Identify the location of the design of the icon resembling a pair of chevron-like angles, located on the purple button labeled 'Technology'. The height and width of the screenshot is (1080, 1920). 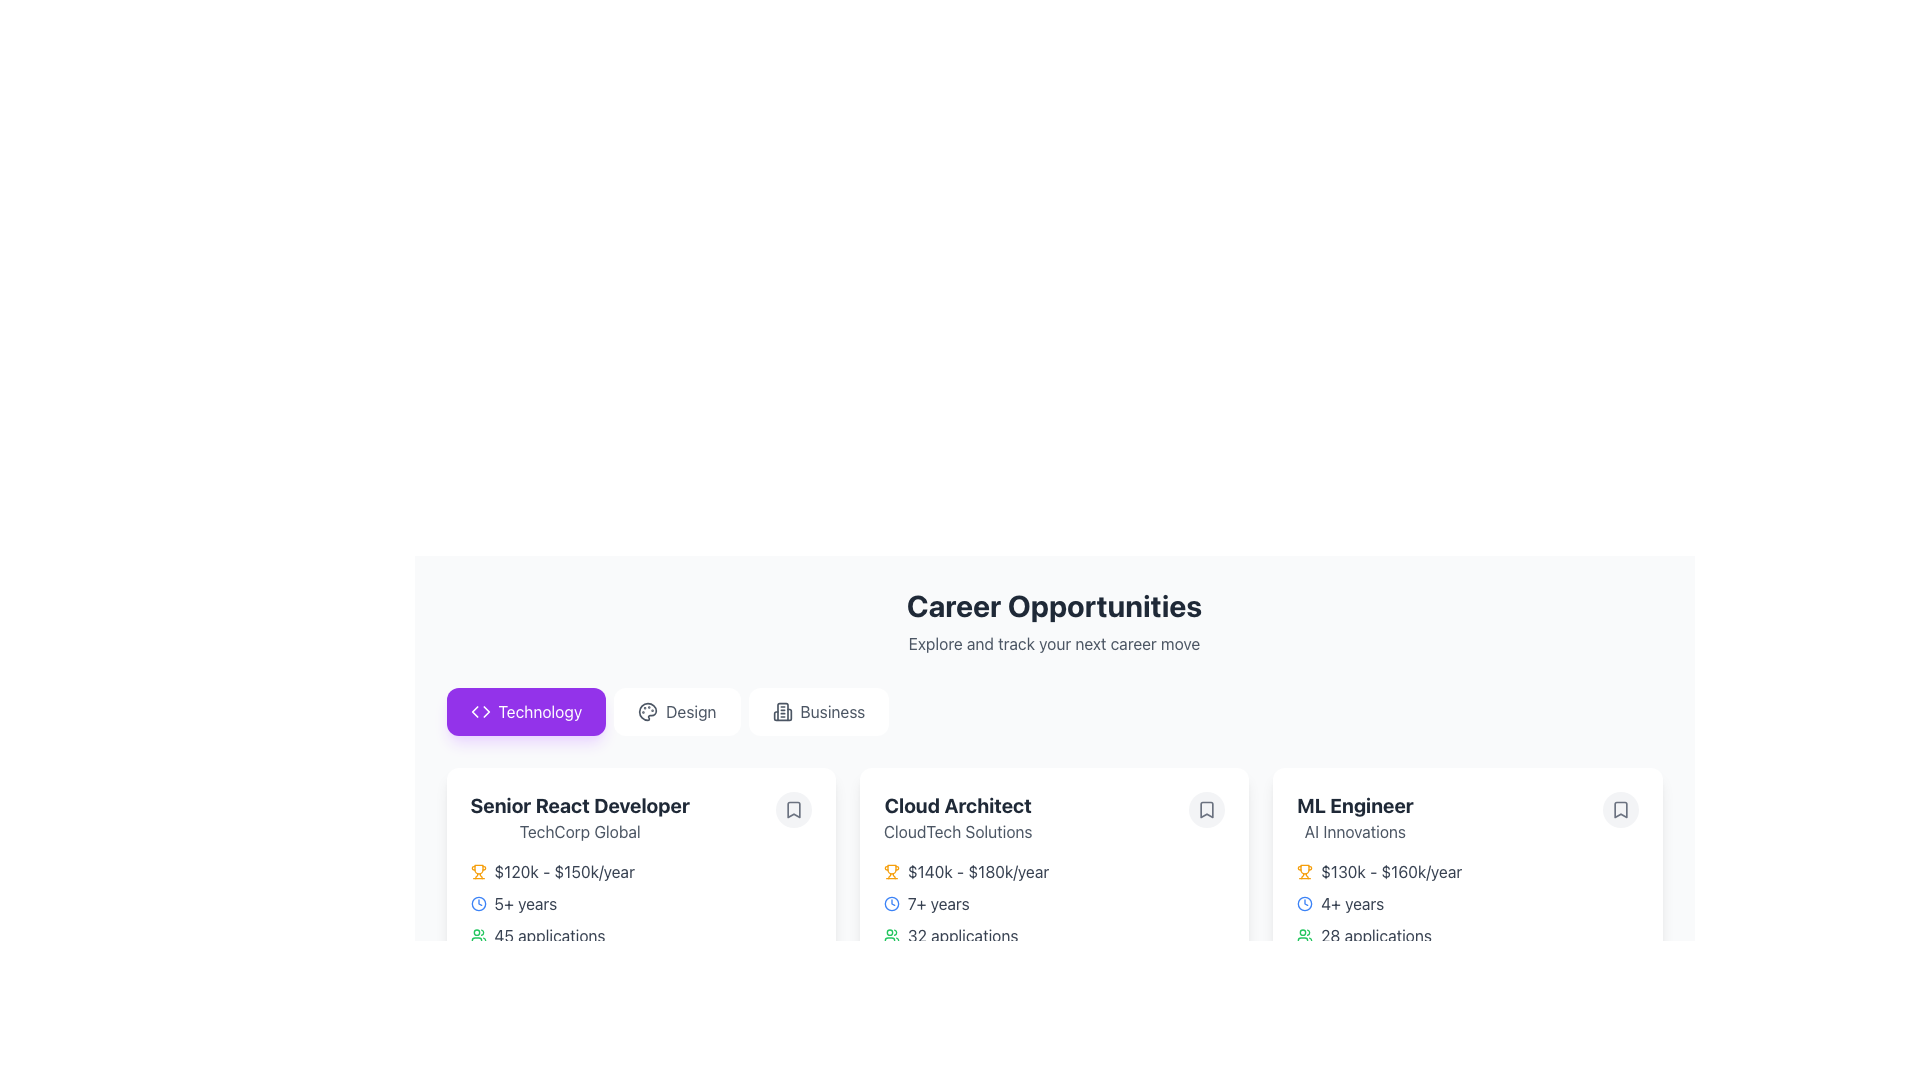
(480, 711).